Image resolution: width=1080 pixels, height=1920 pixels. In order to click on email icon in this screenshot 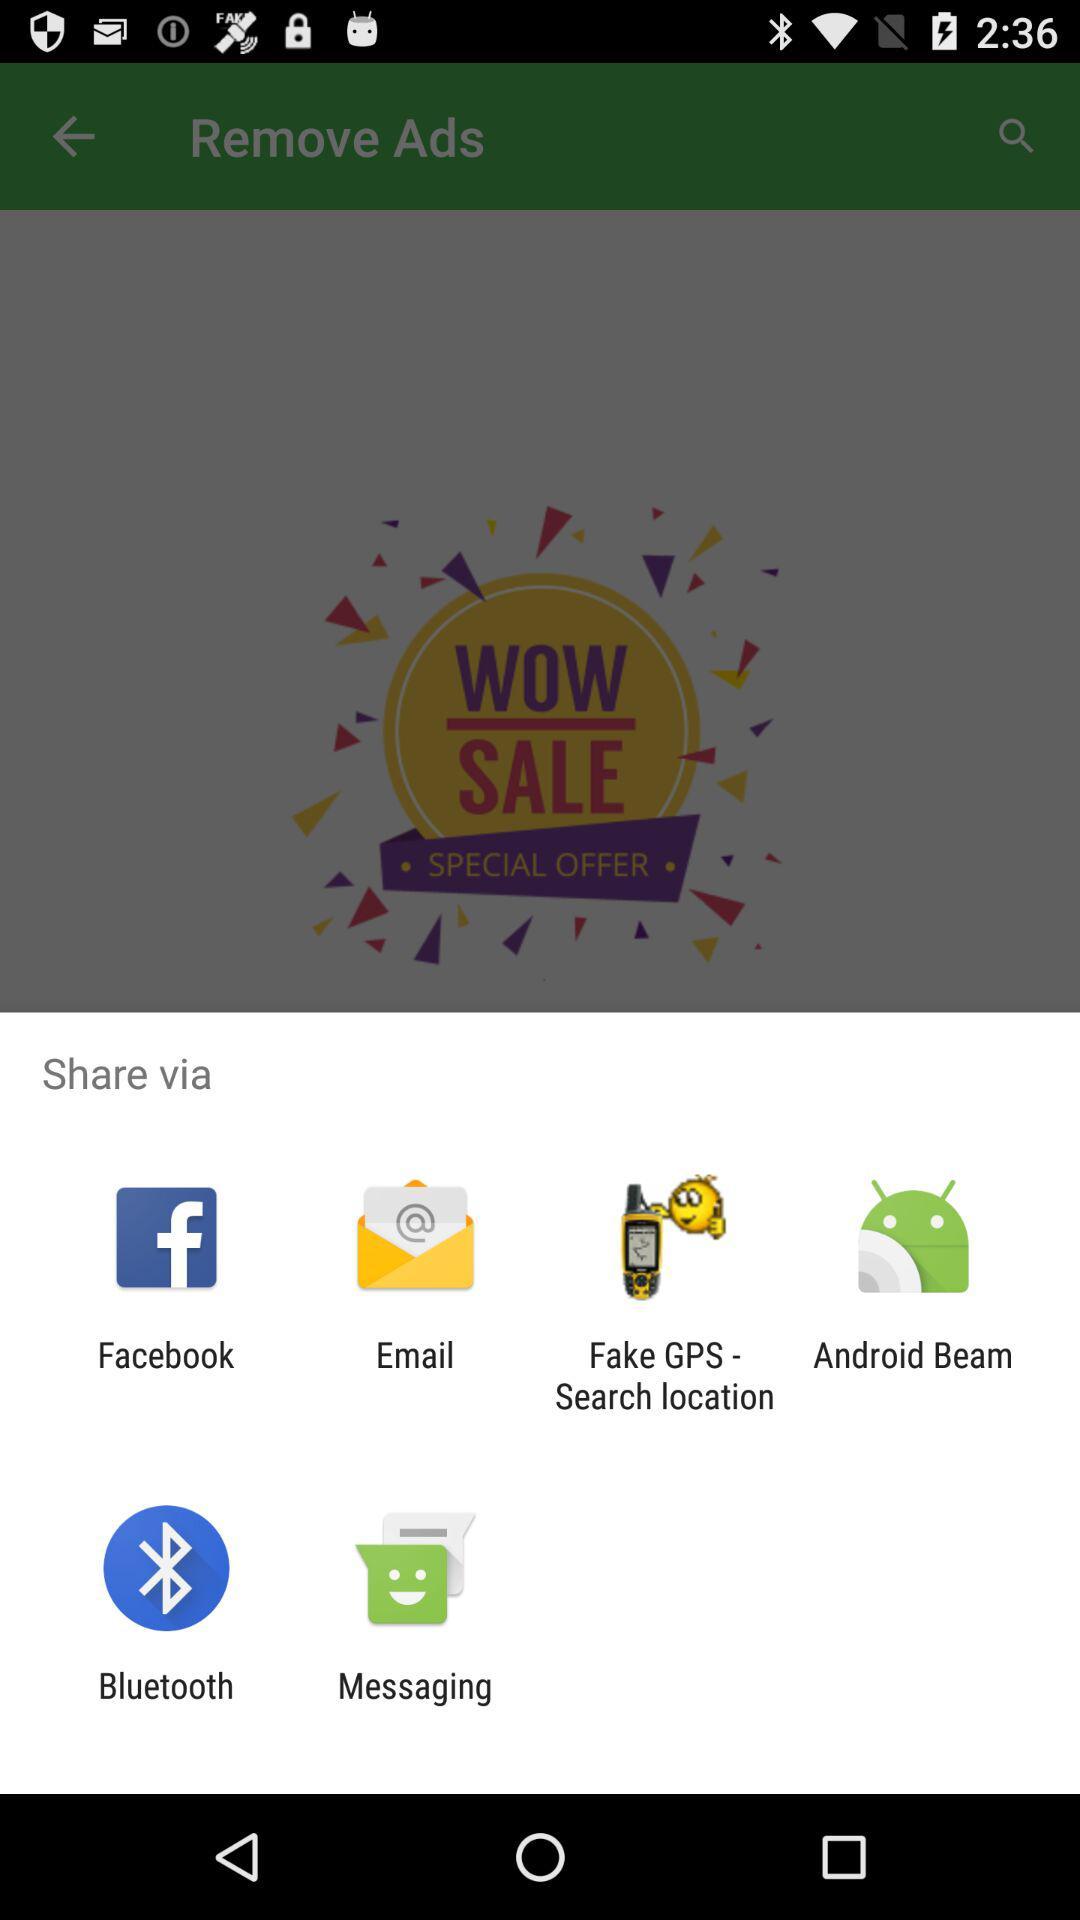, I will do `click(414, 1374)`.